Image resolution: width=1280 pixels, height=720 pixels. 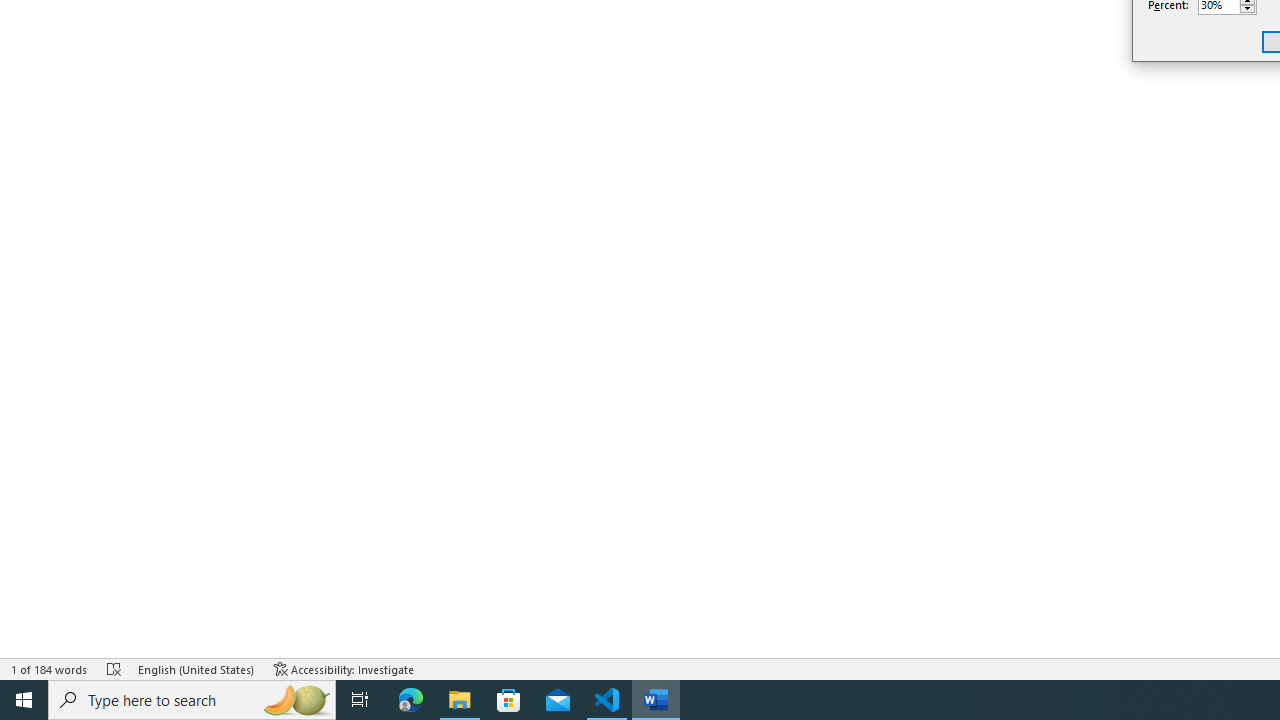 What do you see at coordinates (656, 698) in the screenshot?
I see `'Word - 1 running window'` at bounding box center [656, 698].